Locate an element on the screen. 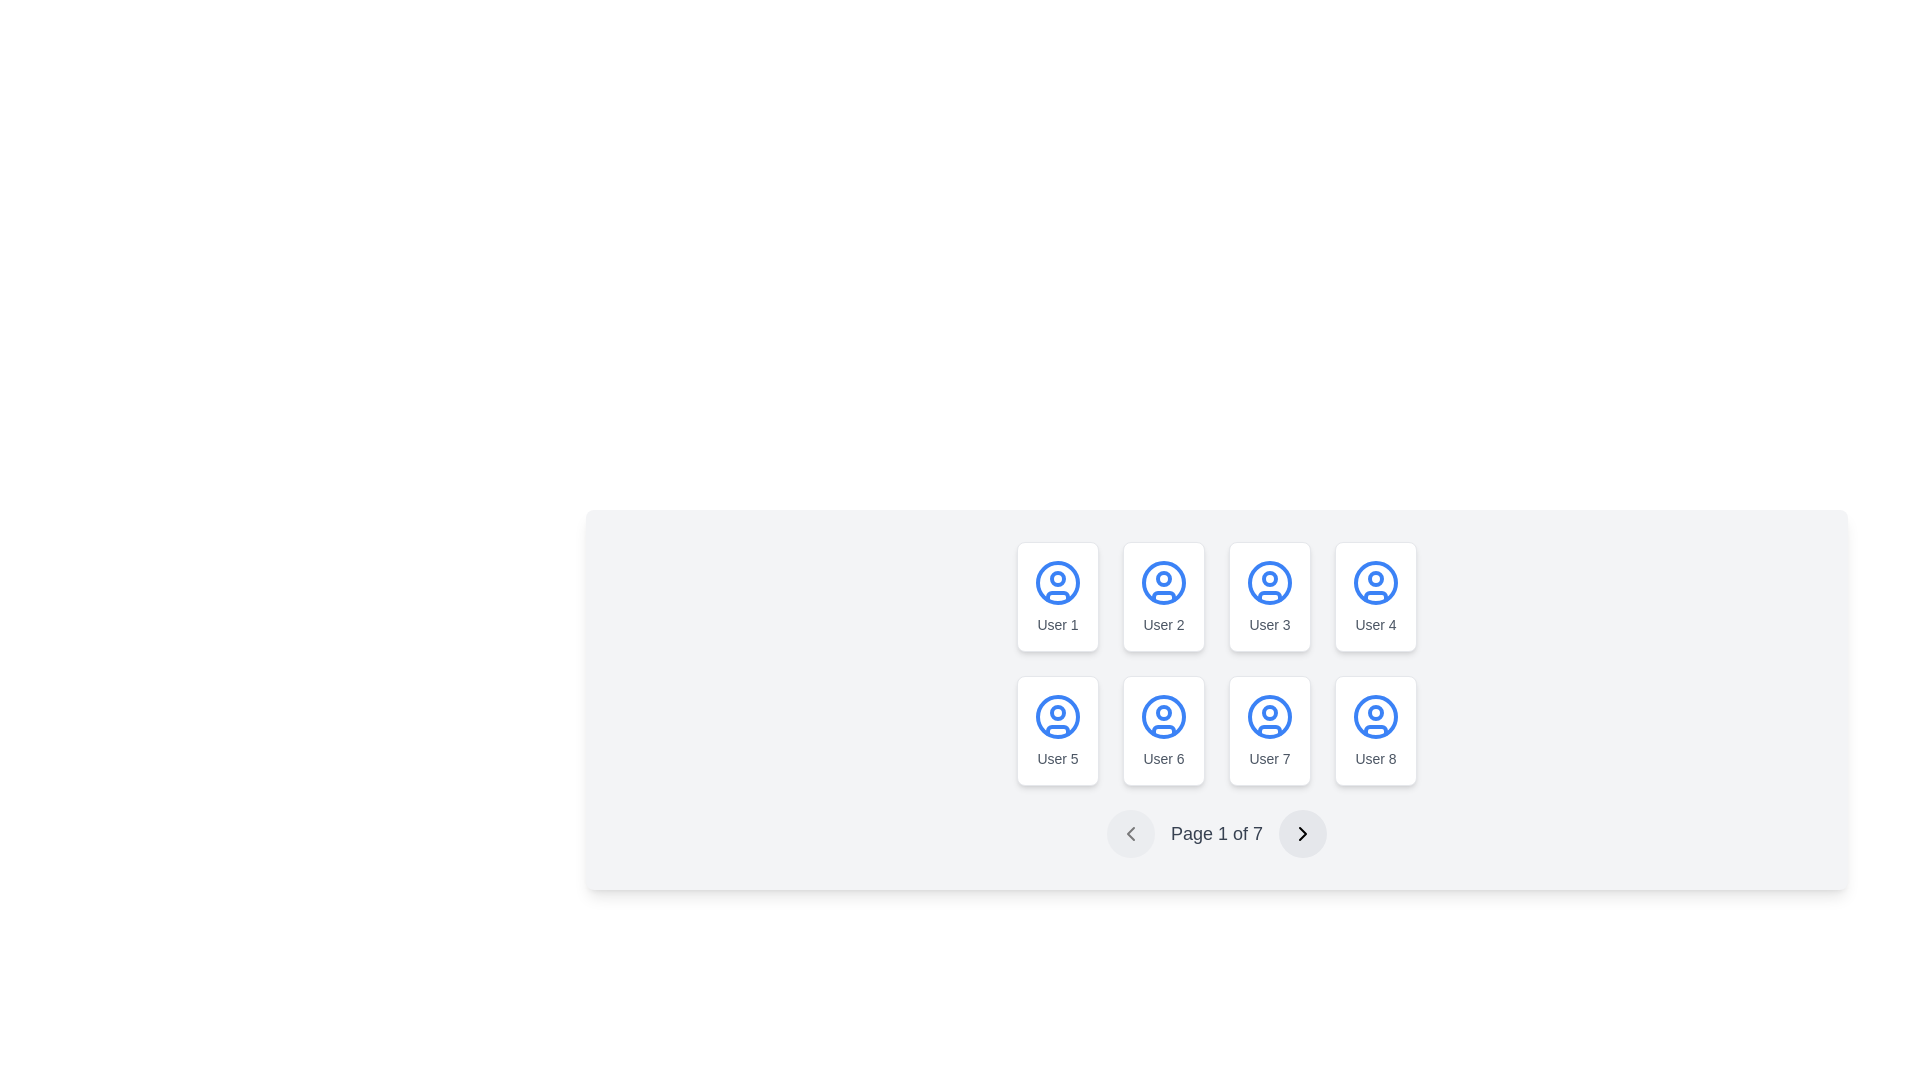 The width and height of the screenshot is (1920, 1080). the bottom-most curved line of the circular user profile icon labeled 'User 8' located in the bottom-right corner of the grid layout is located at coordinates (1375, 729).